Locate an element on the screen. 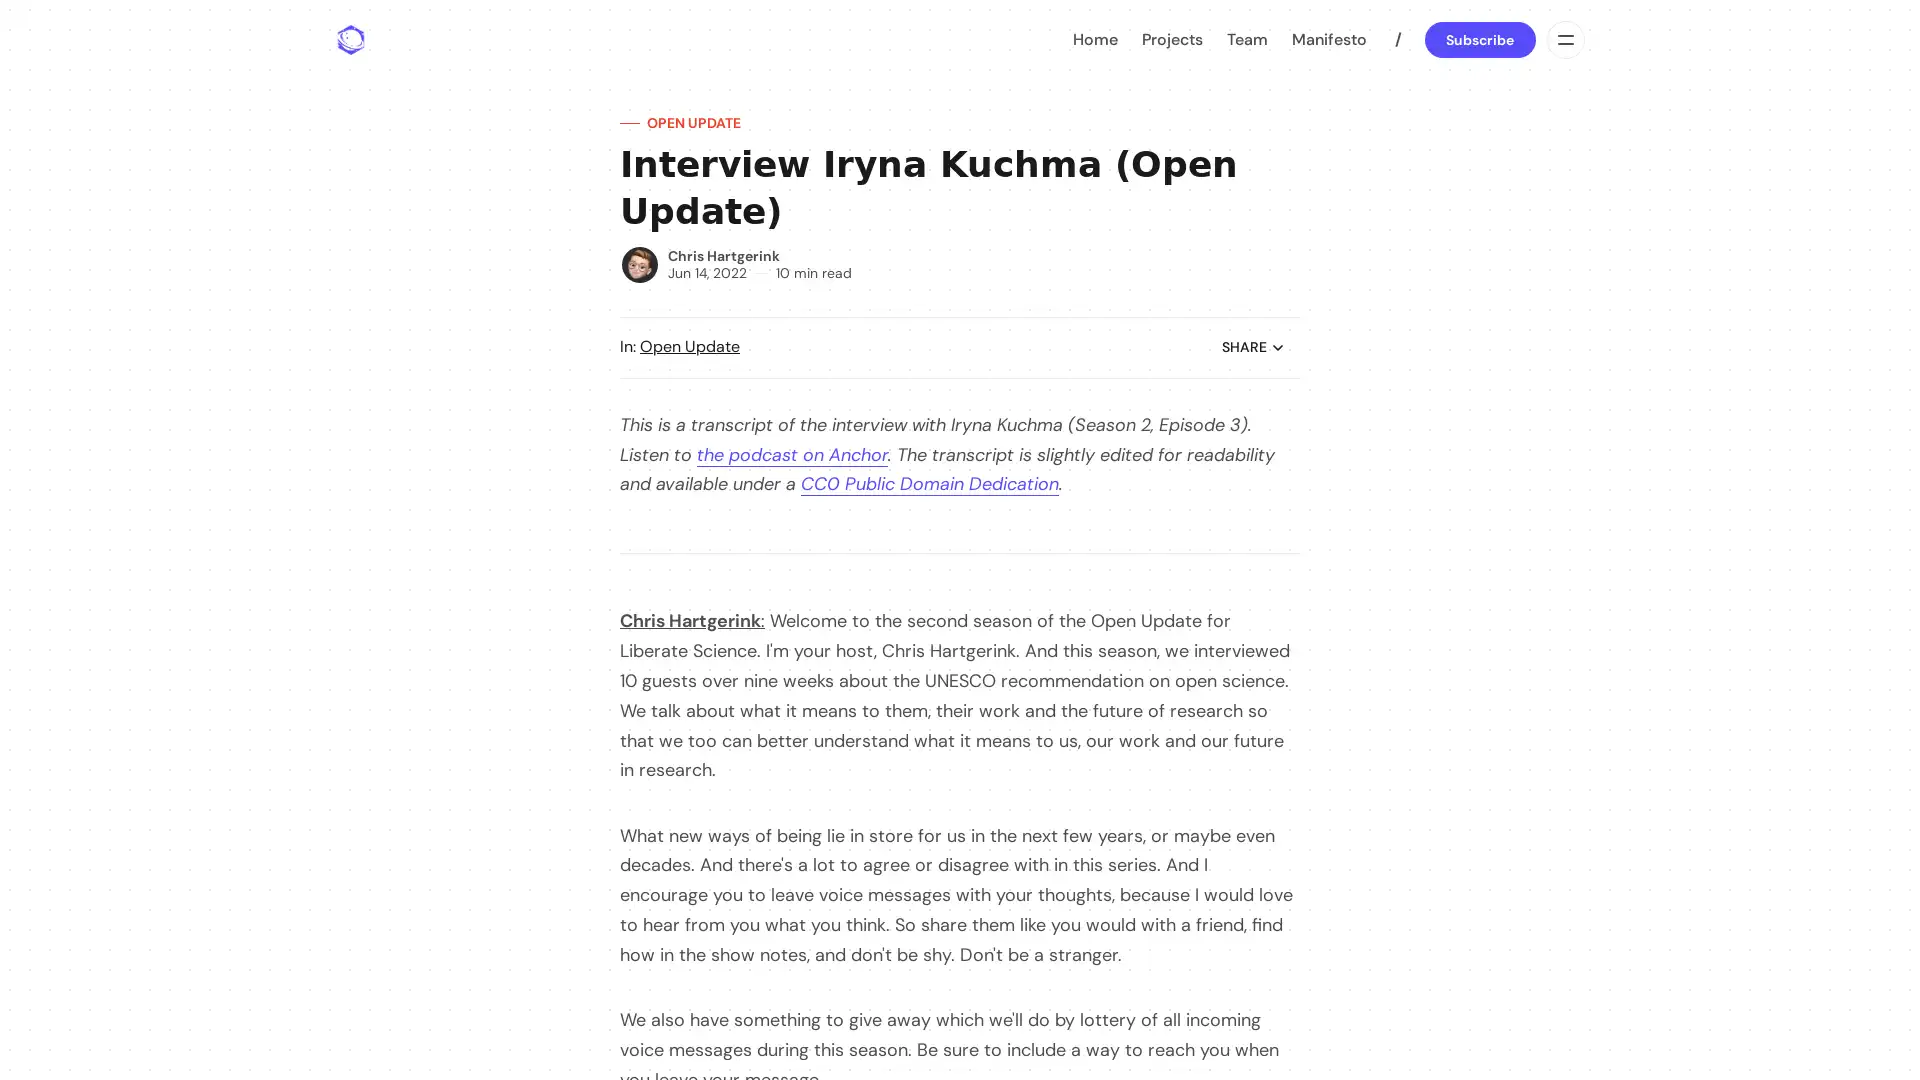  SHARE is located at coordinates (1252, 346).